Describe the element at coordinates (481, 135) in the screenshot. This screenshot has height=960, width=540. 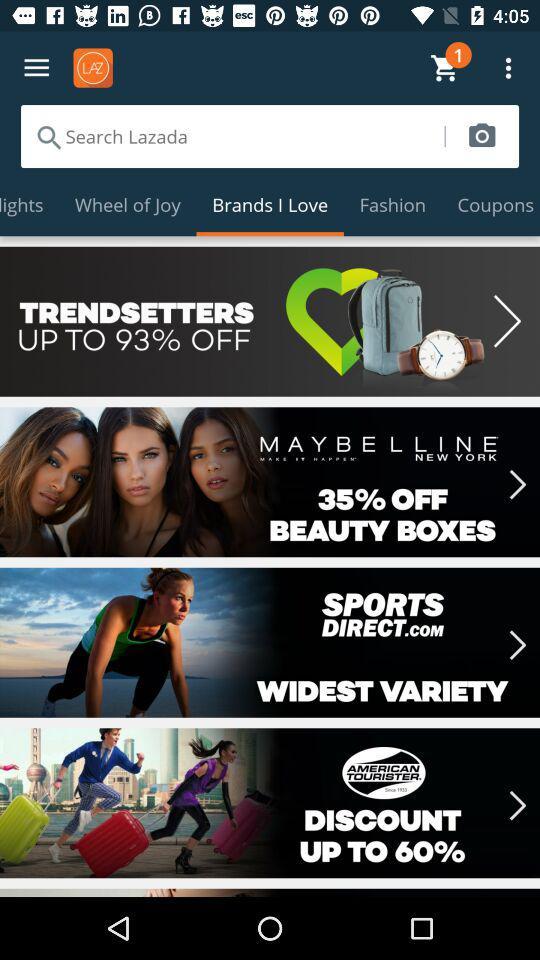
I see `the icon above coupons` at that location.